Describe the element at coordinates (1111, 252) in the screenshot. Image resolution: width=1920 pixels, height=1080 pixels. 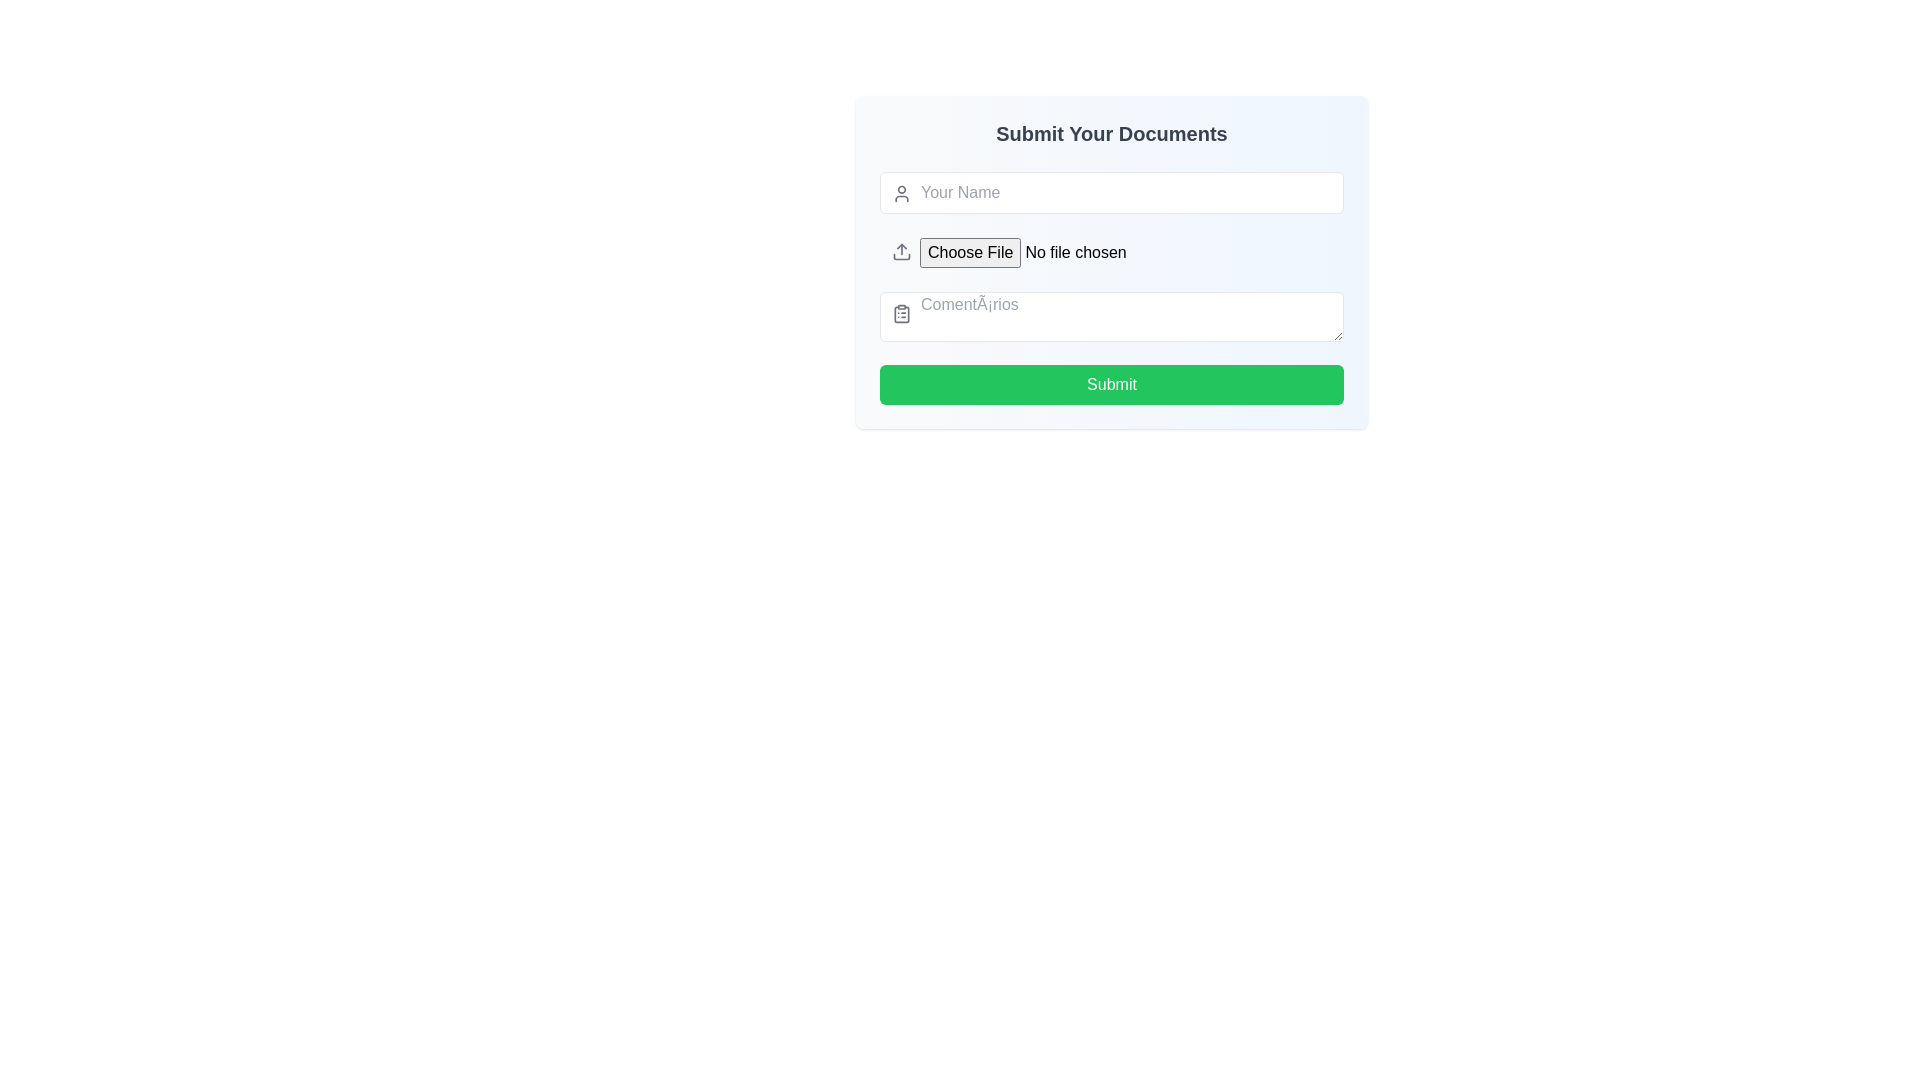
I see `the File input field located between the 'Your Name' input field and the 'Commentários' textarea input field to submit a file by opening the file browser` at that location.